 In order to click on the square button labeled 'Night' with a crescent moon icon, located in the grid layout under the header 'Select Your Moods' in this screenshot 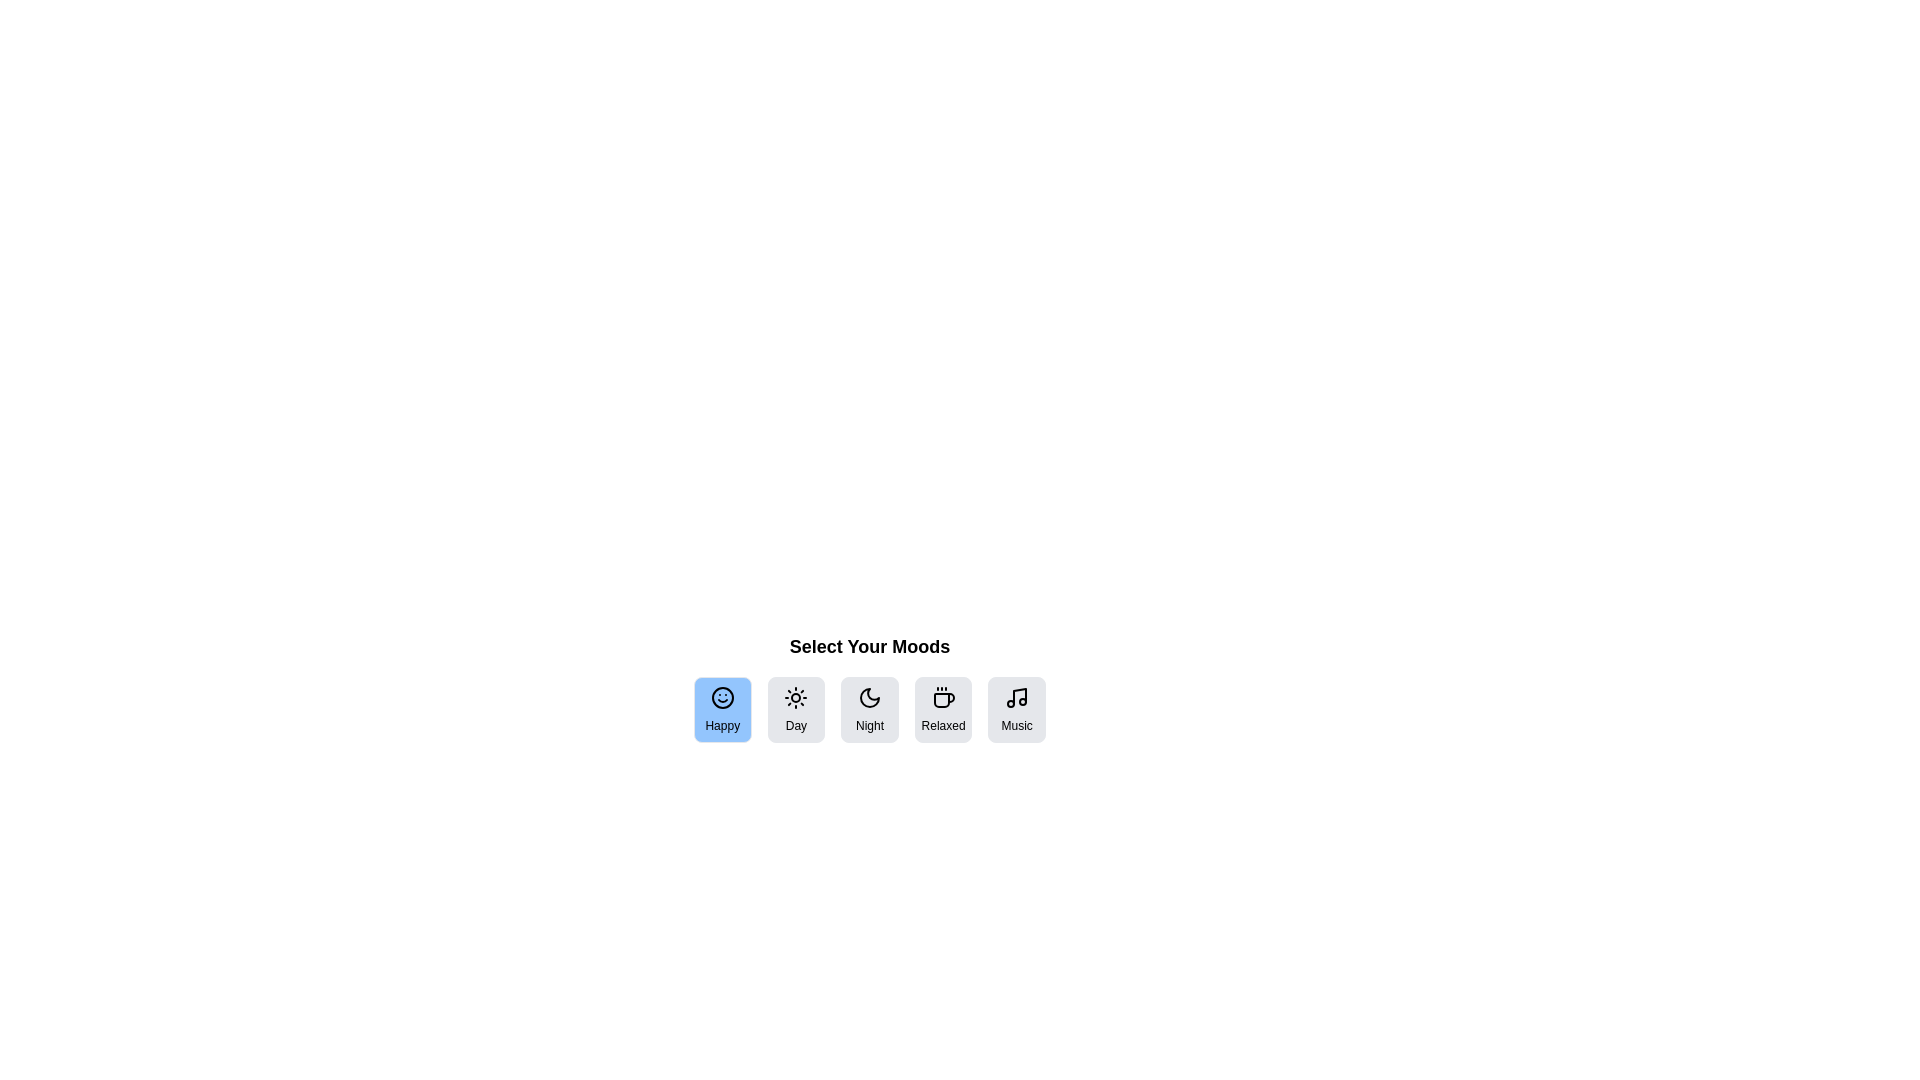, I will do `click(869, 708)`.